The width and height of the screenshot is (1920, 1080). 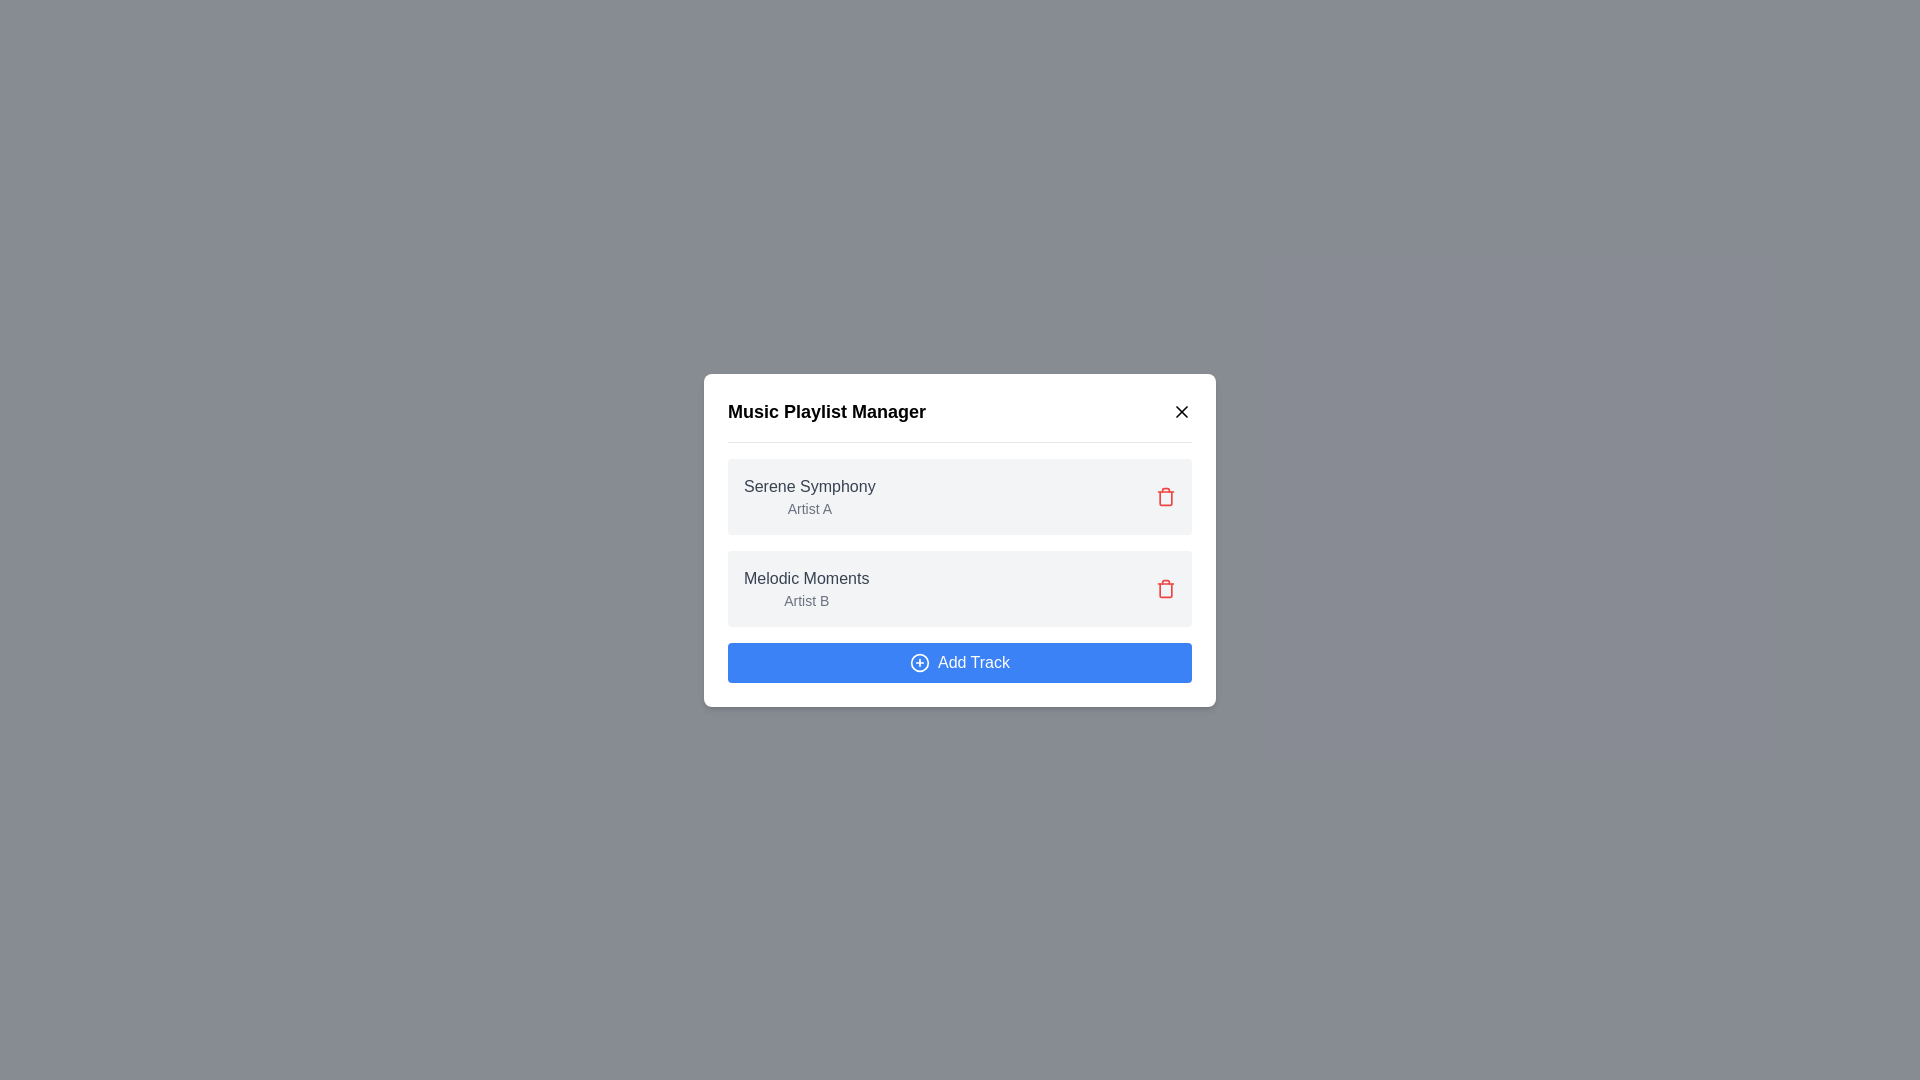 What do you see at coordinates (809, 495) in the screenshot?
I see `the multi-line text label displaying 'Serene Symphony' and 'Artist A' within the 'Music Playlist Manager' panel` at bounding box center [809, 495].